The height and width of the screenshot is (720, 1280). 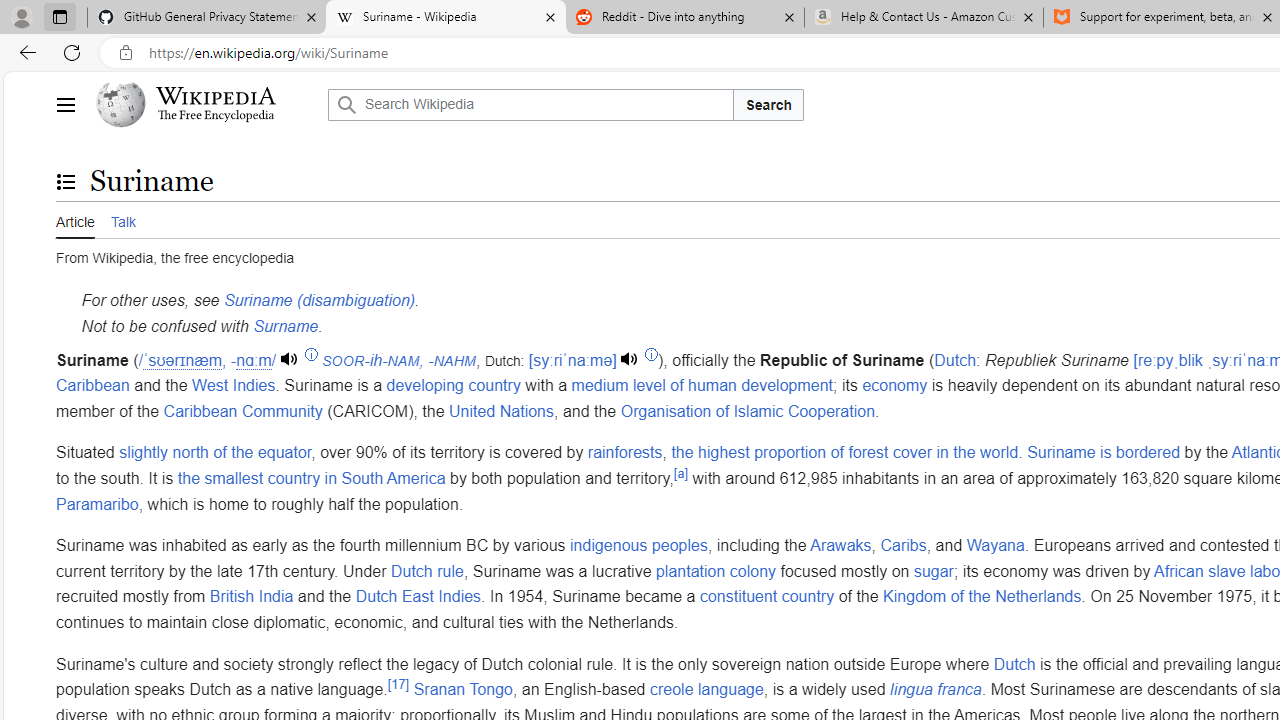 I want to click on 'Suriname (disambiguation)', so click(x=318, y=301).